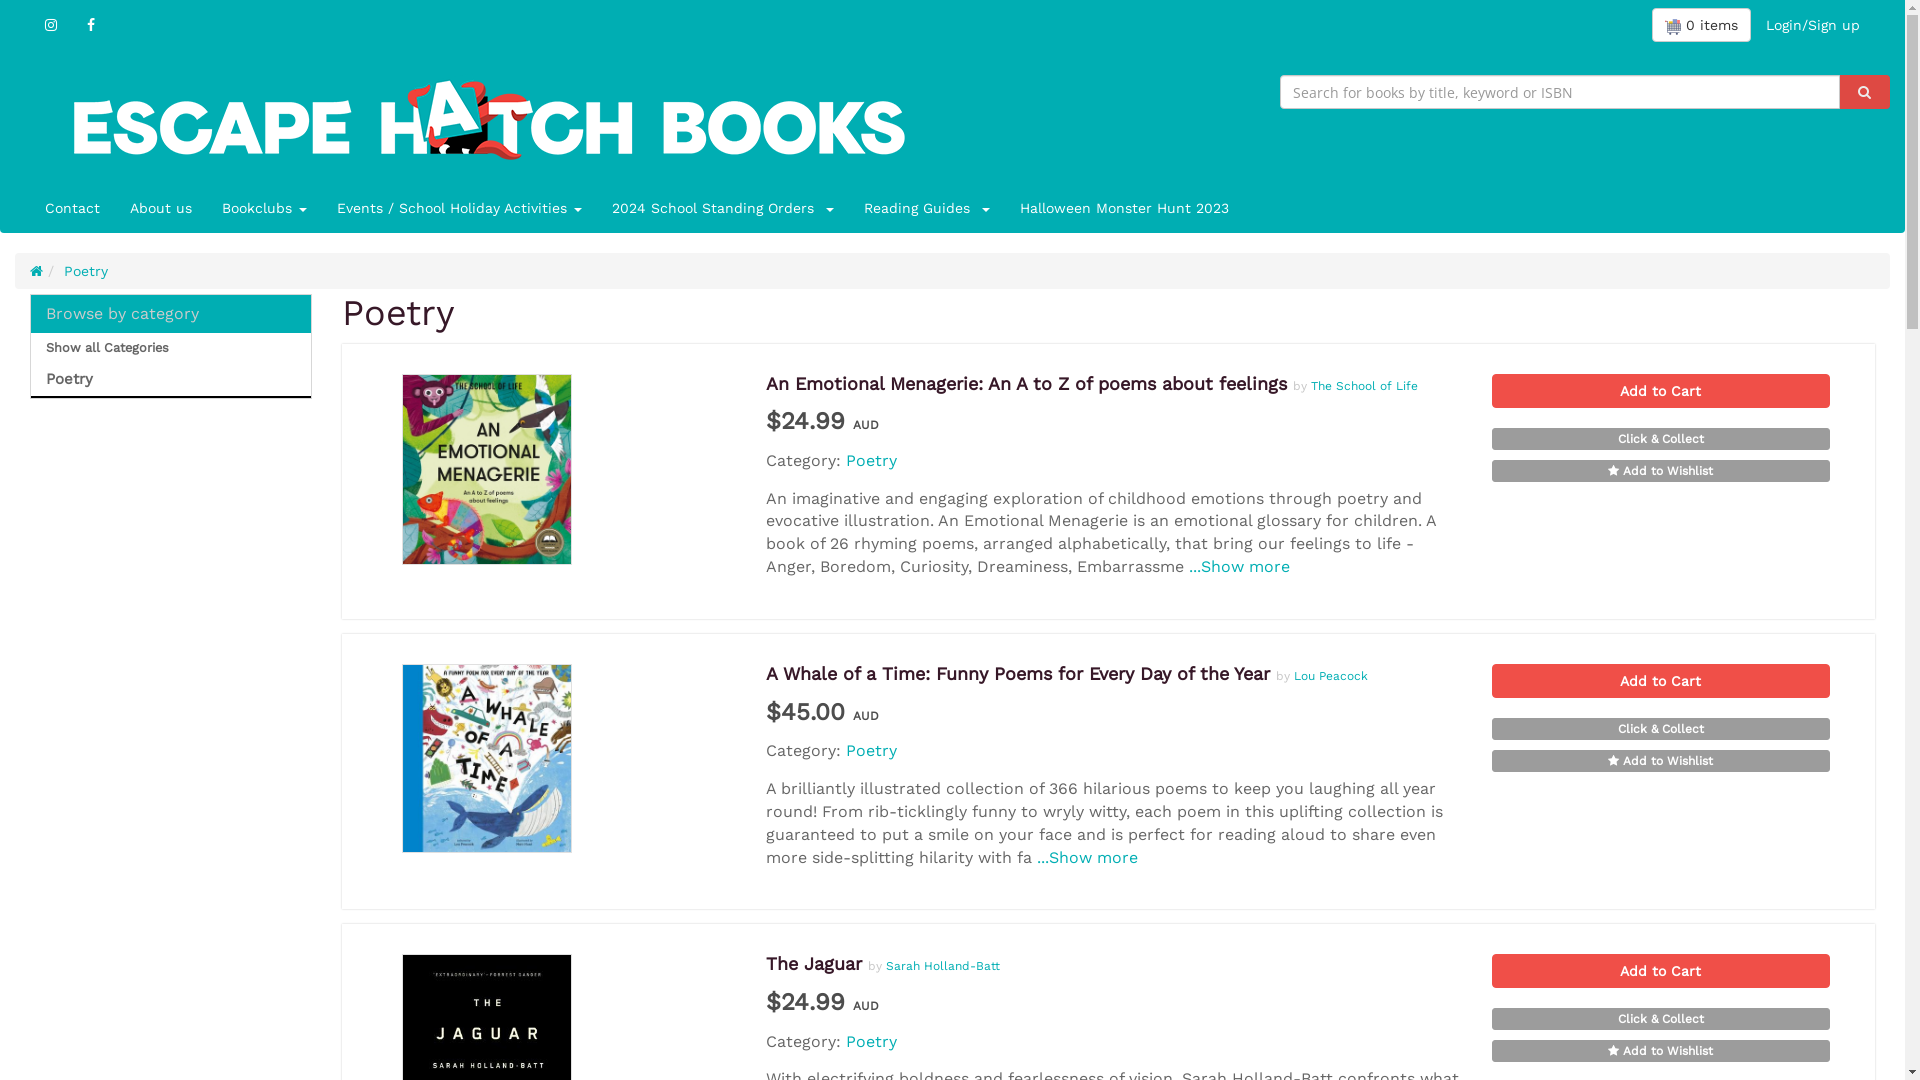  I want to click on 'Reading Guides  ', so click(925, 208).